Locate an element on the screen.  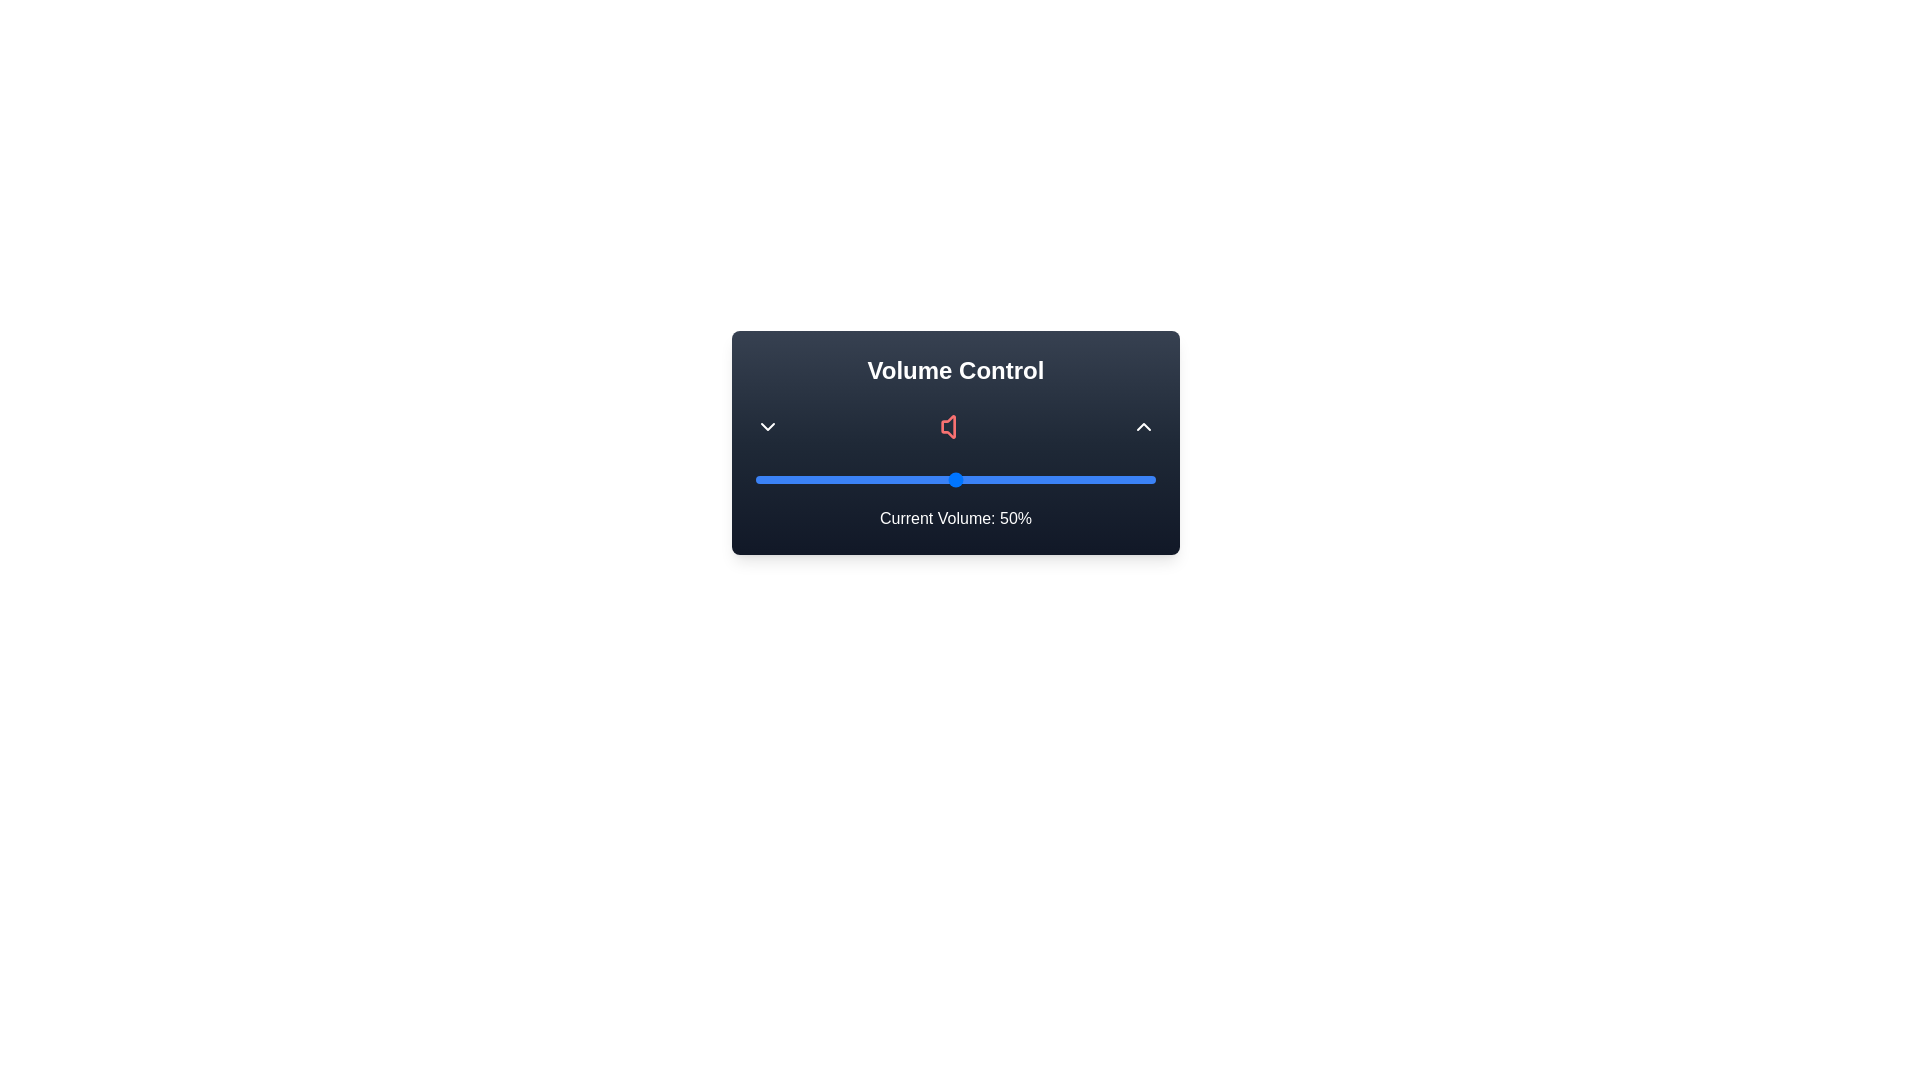
the volume icon to toggle mute/unmute is located at coordinates (954, 426).